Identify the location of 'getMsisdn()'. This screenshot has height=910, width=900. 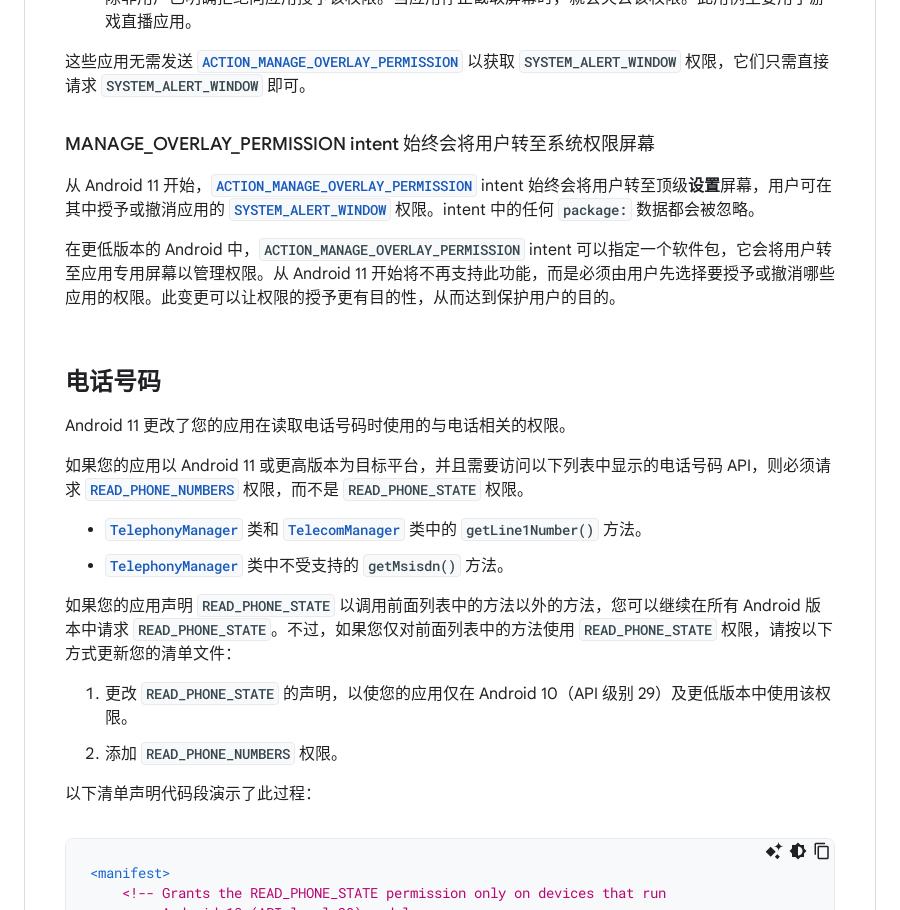
(412, 565).